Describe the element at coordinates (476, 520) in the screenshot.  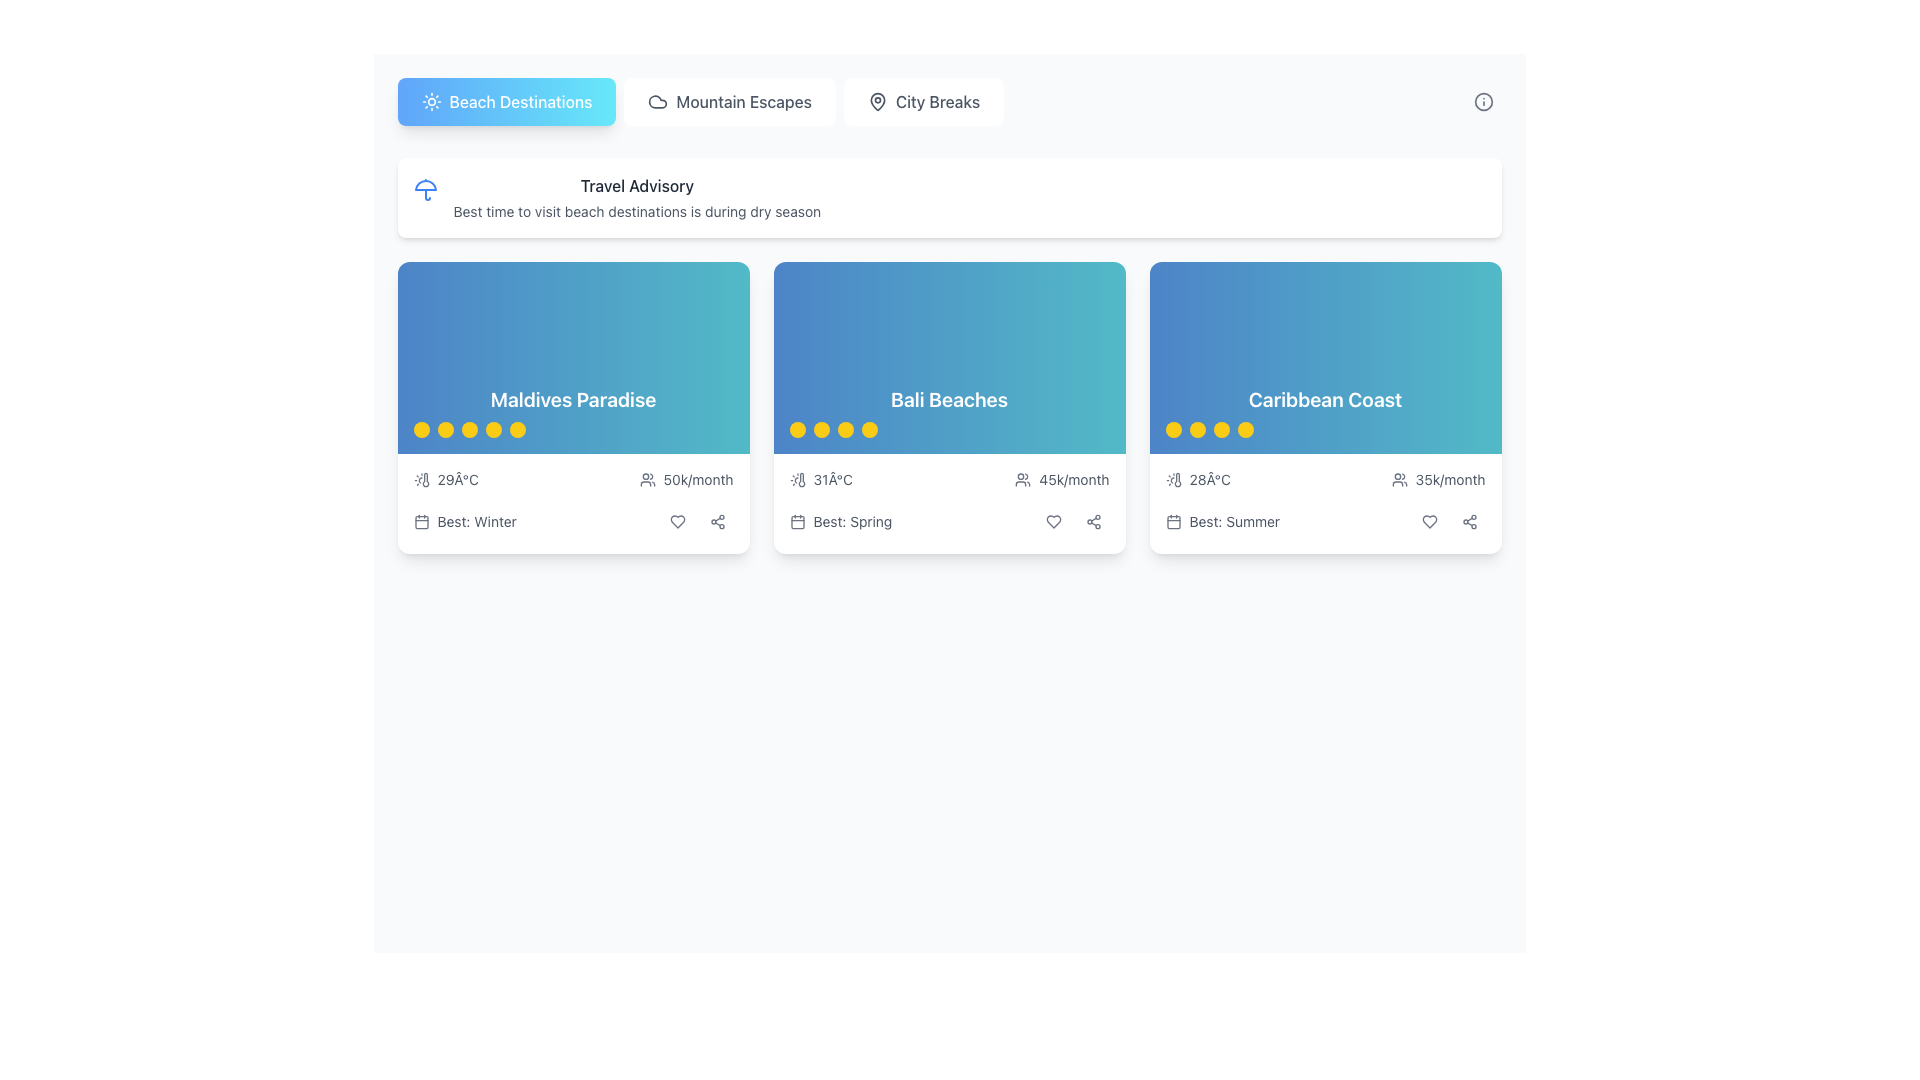
I see `the text label displaying 'Best: Winter' within the card structure about a vacation destination` at that location.